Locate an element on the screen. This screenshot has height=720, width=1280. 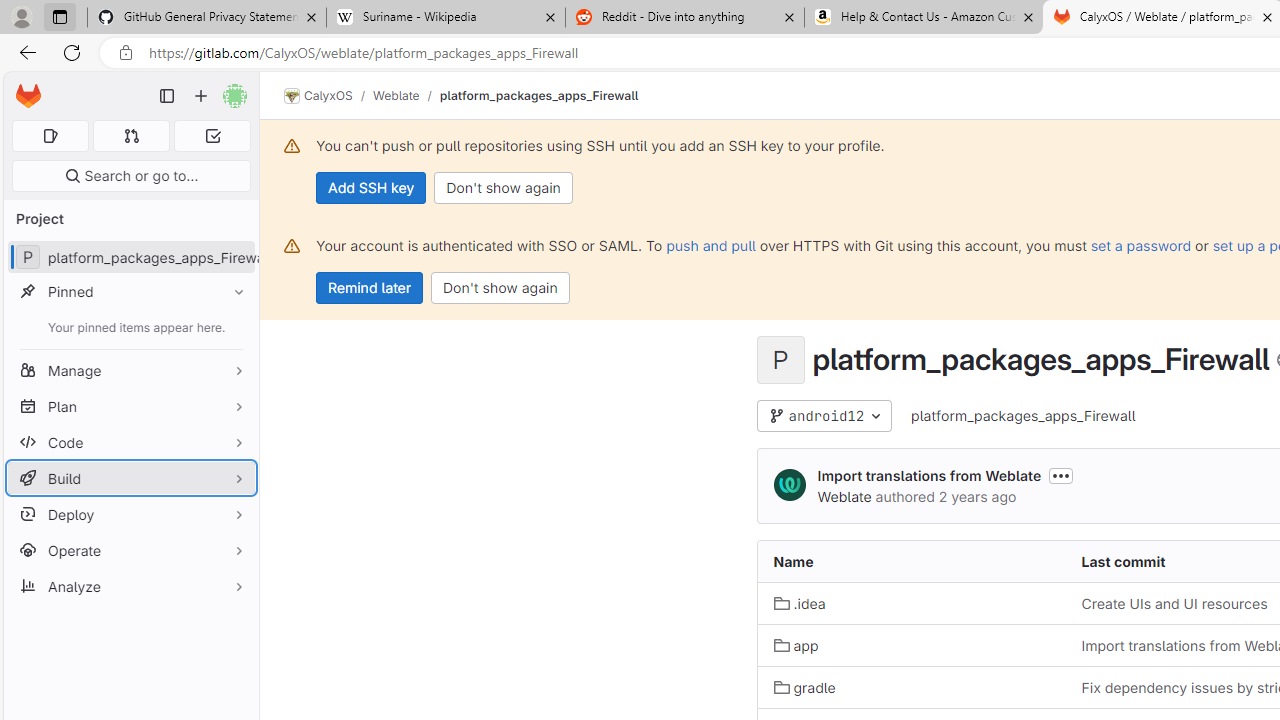
'Build' is located at coordinates (130, 478).